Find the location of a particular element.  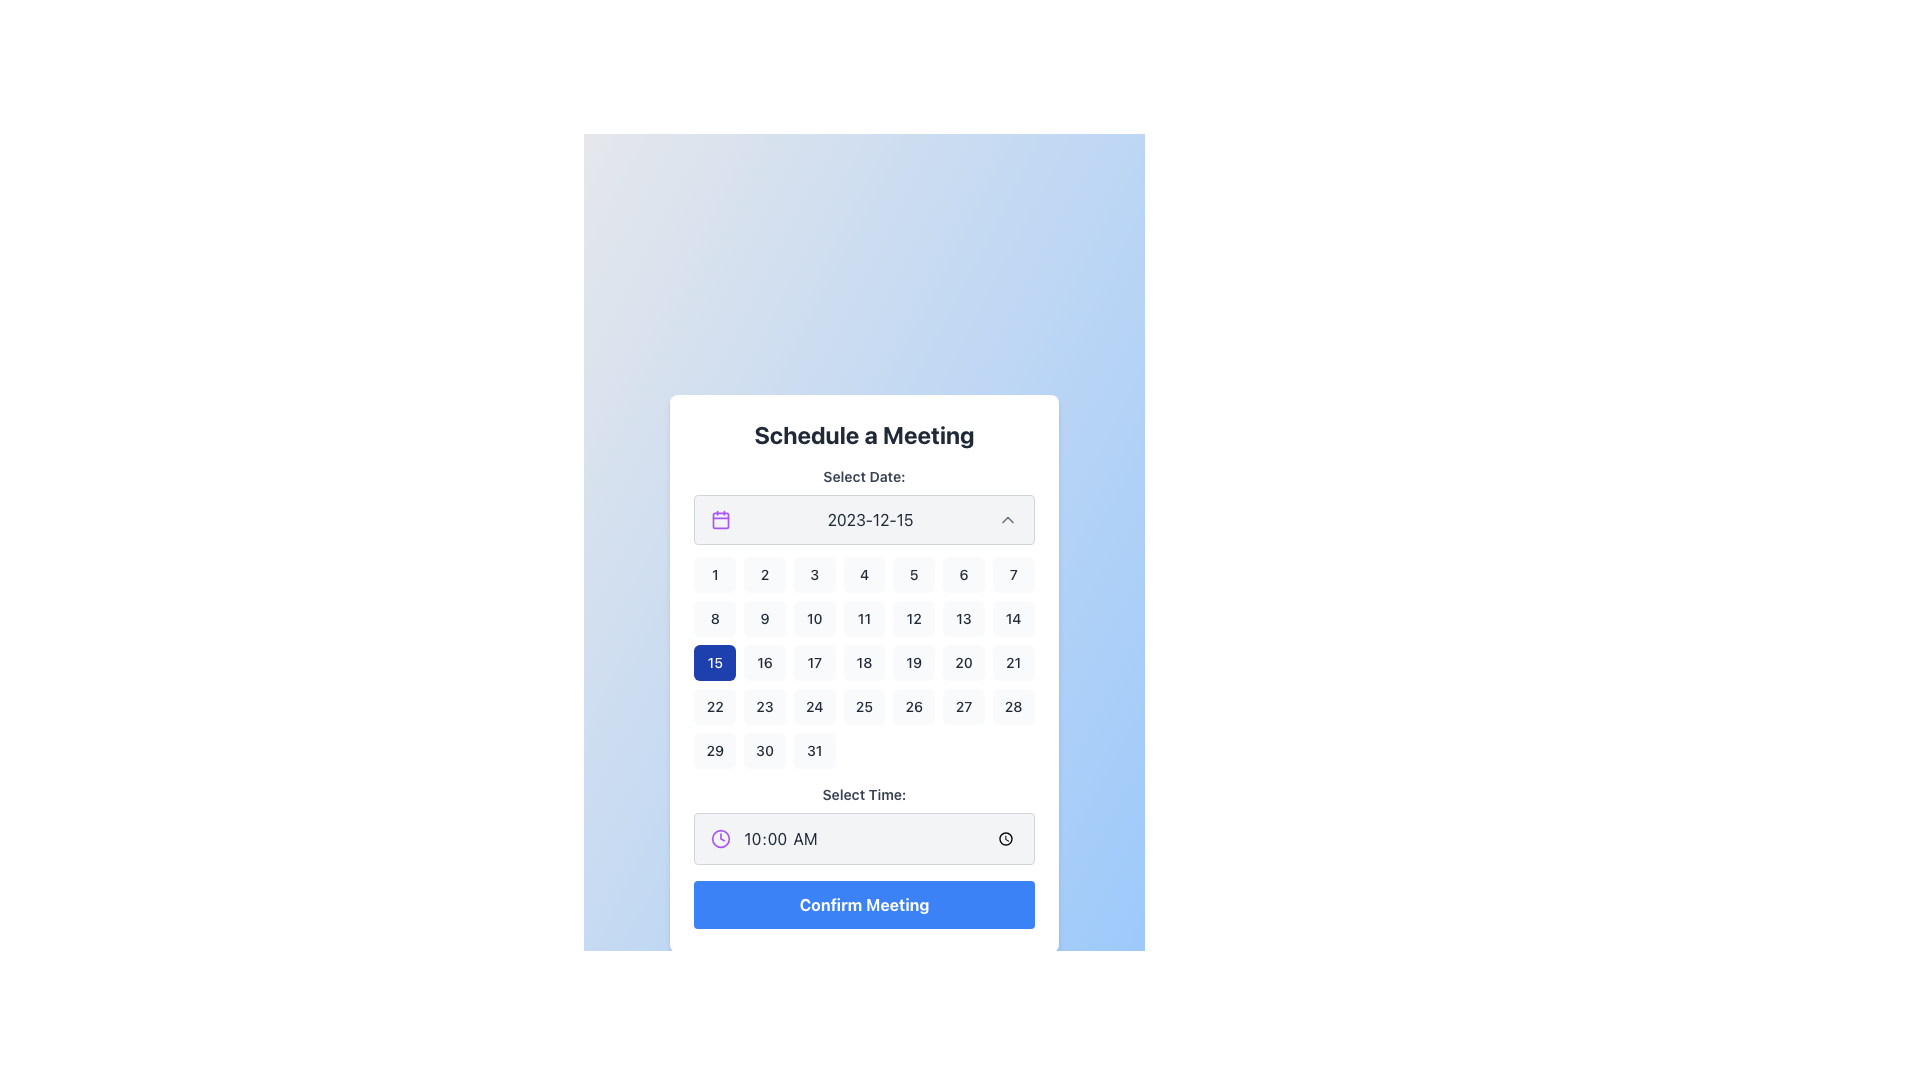

the date (13th) button in the date-picker component is located at coordinates (964, 617).